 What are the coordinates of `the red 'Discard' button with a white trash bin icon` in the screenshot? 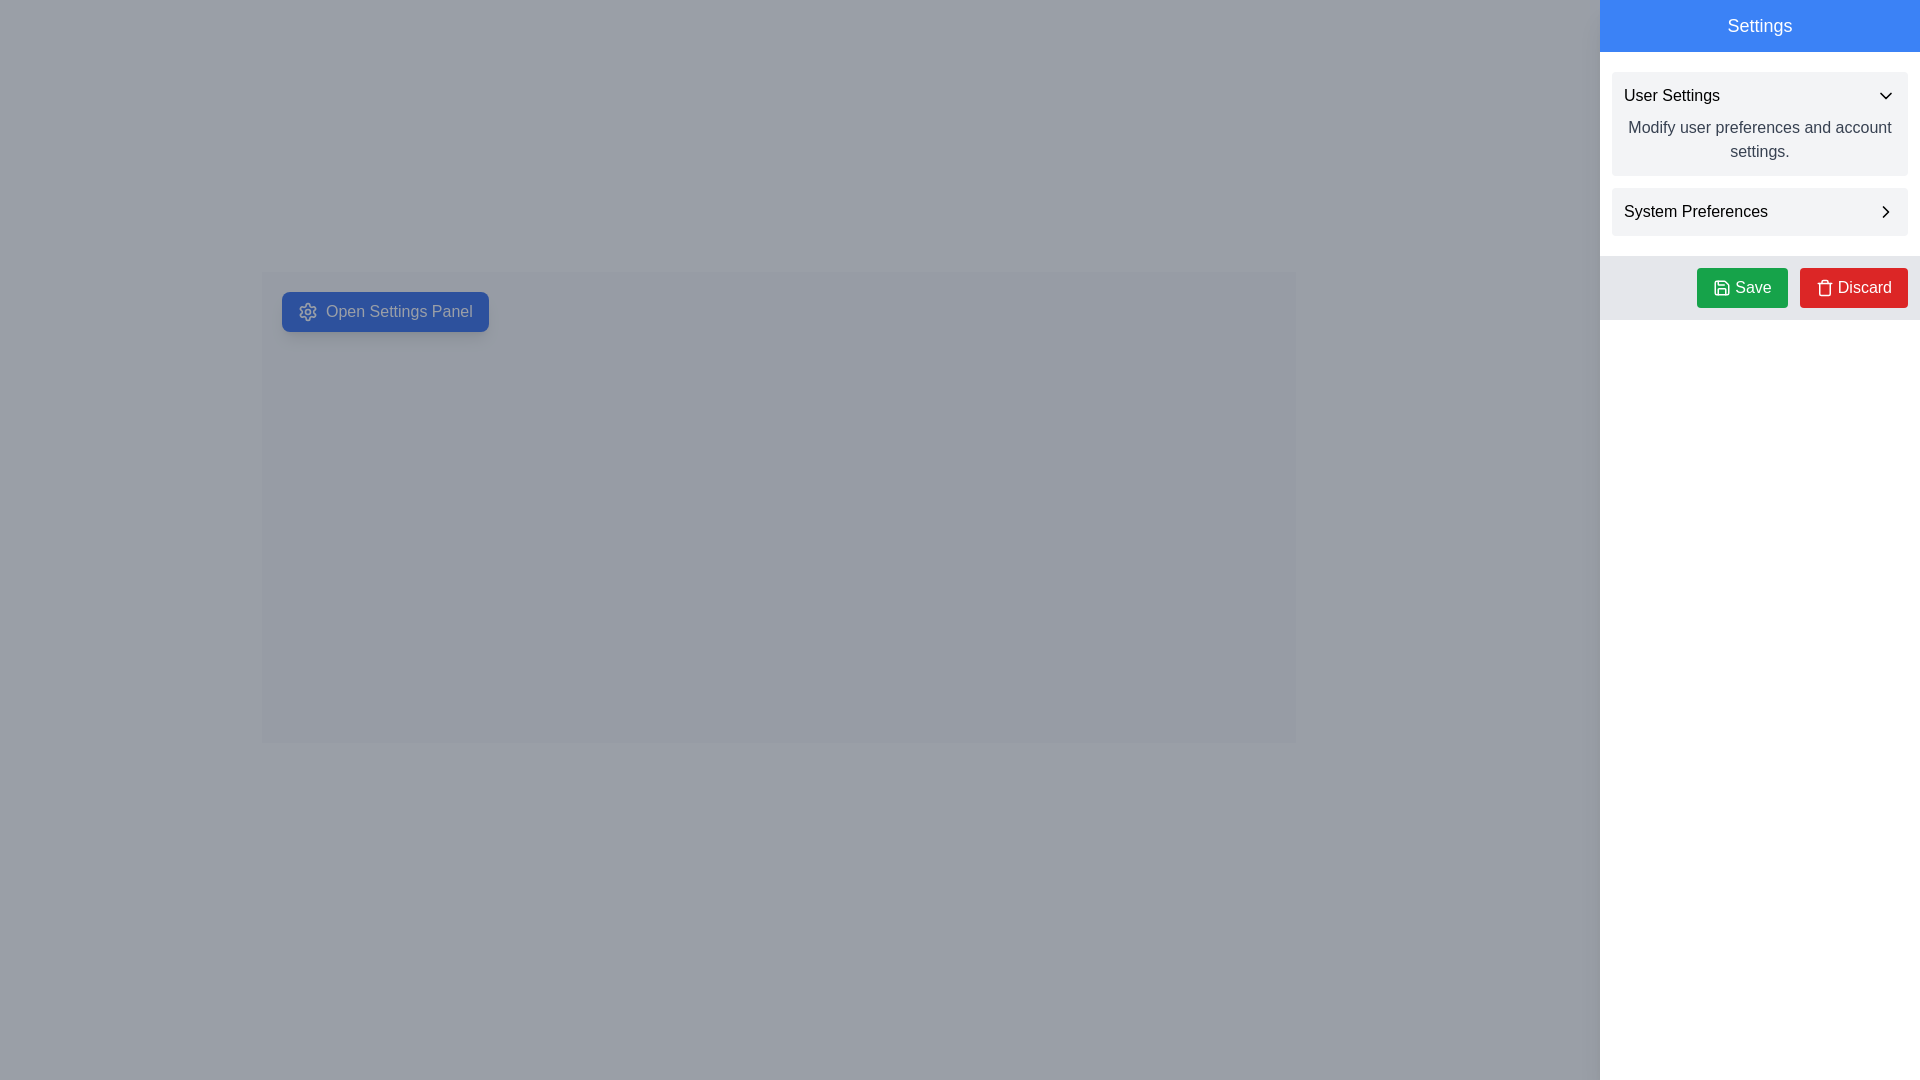 It's located at (1852, 288).